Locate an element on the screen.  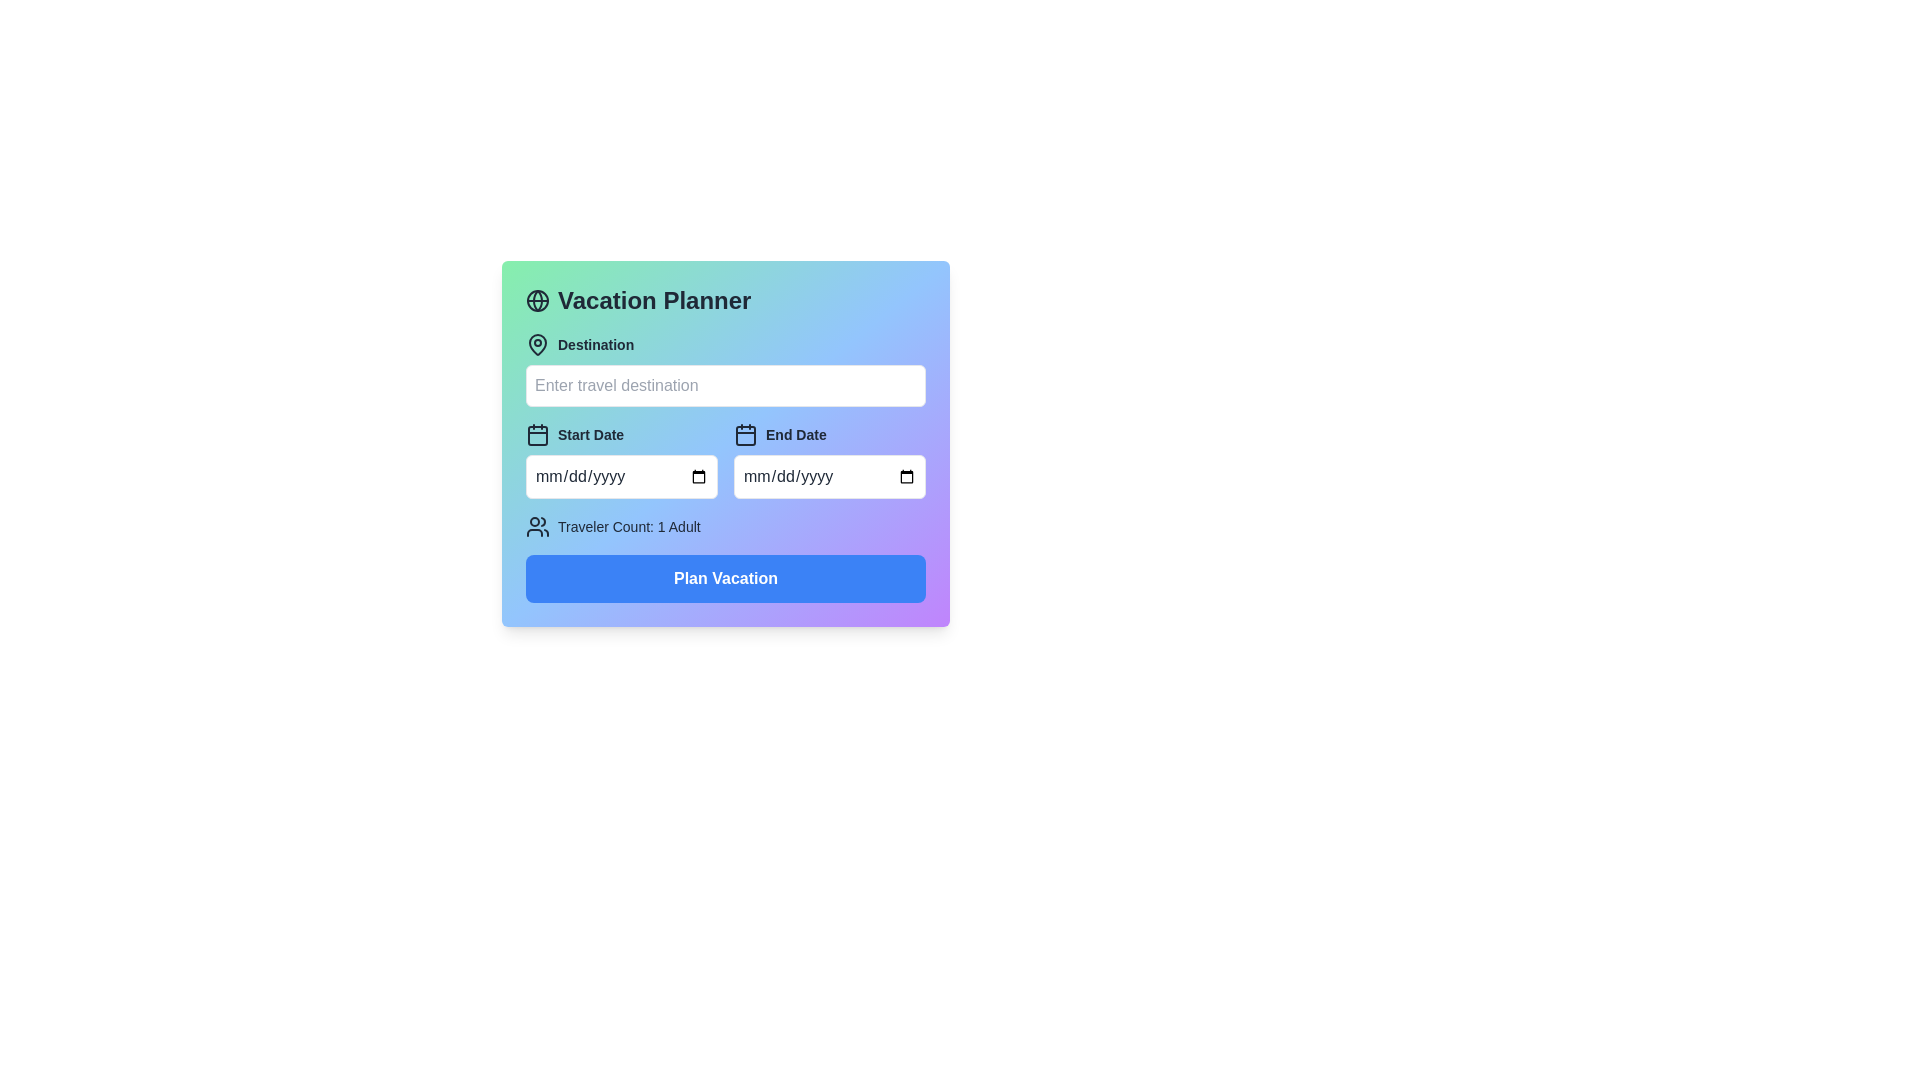
the inner blue rounded rectangle of the calendar icon located to the right of the 'End Date' text input field is located at coordinates (744, 434).